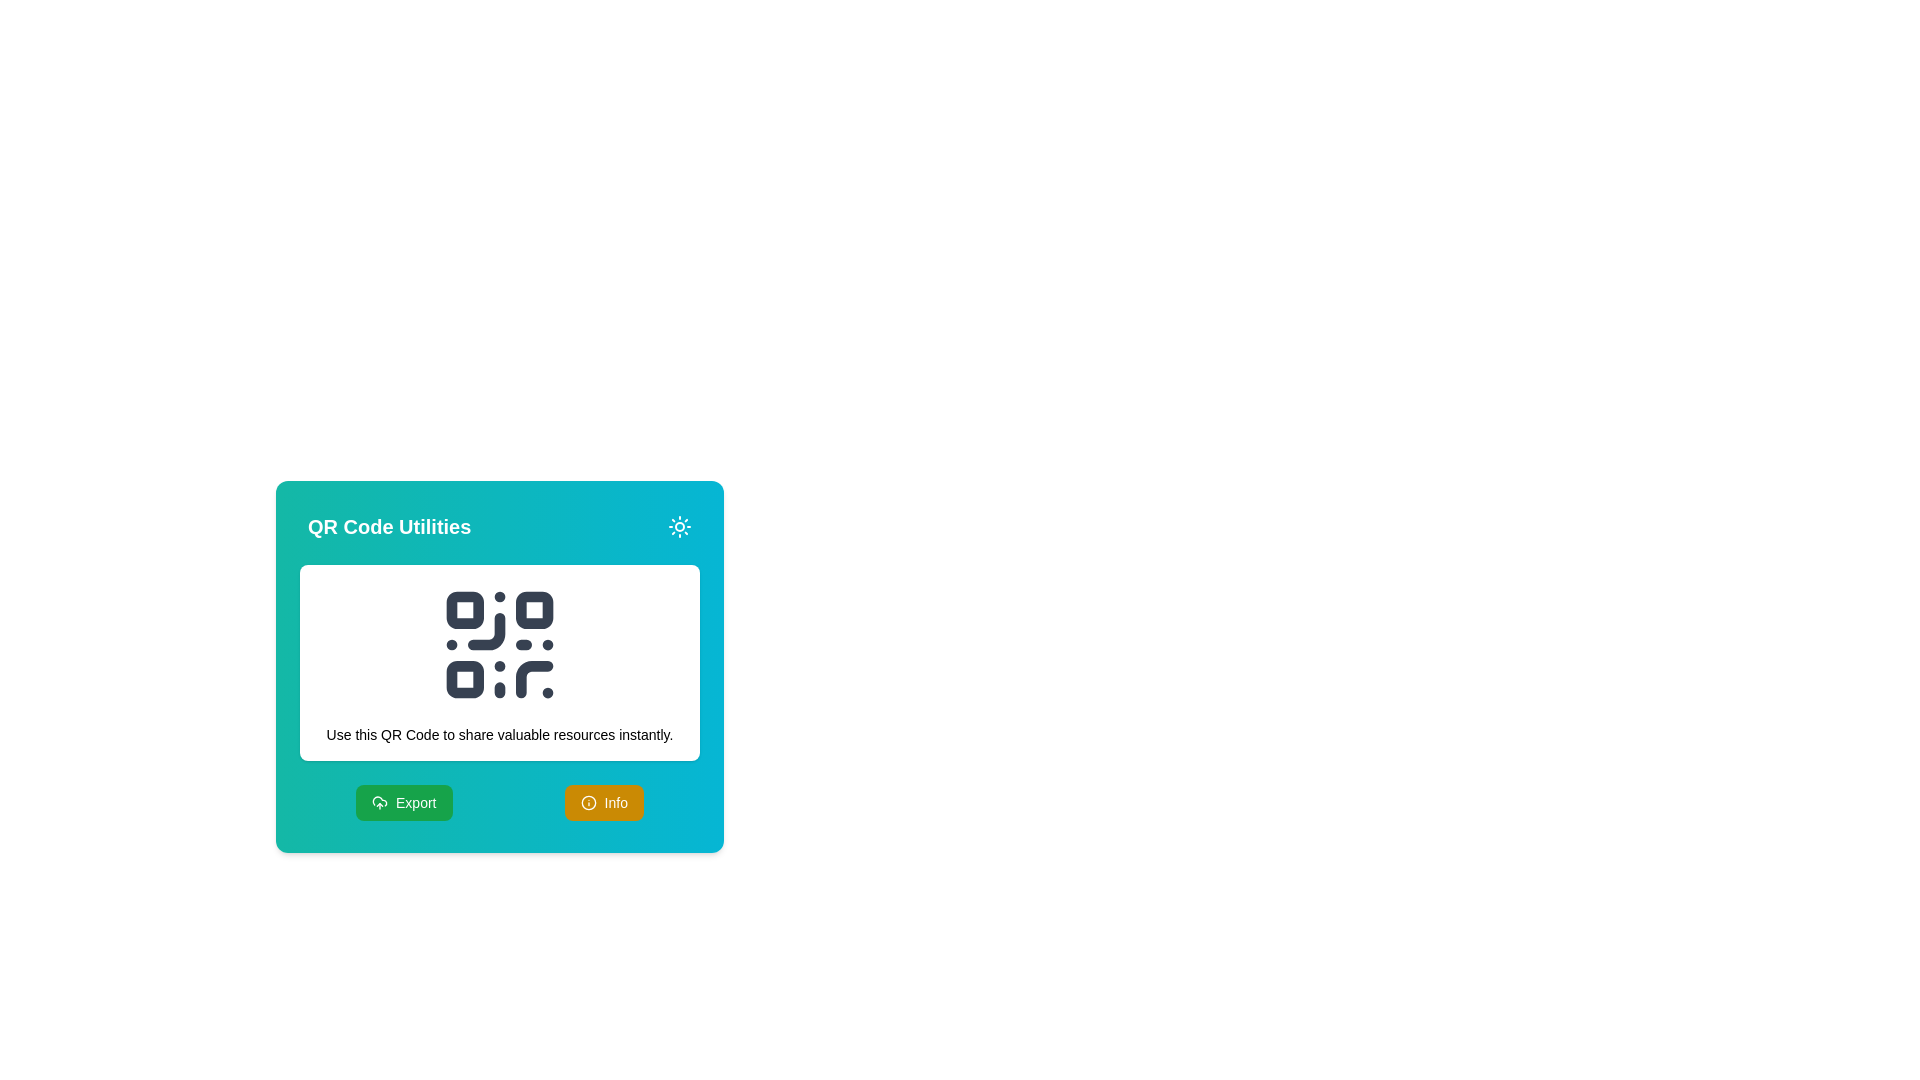  What do you see at coordinates (587, 801) in the screenshot?
I see `the circular icon element embedded in the teal-colored card interface, located near the 'Info' button` at bounding box center [587, 801].